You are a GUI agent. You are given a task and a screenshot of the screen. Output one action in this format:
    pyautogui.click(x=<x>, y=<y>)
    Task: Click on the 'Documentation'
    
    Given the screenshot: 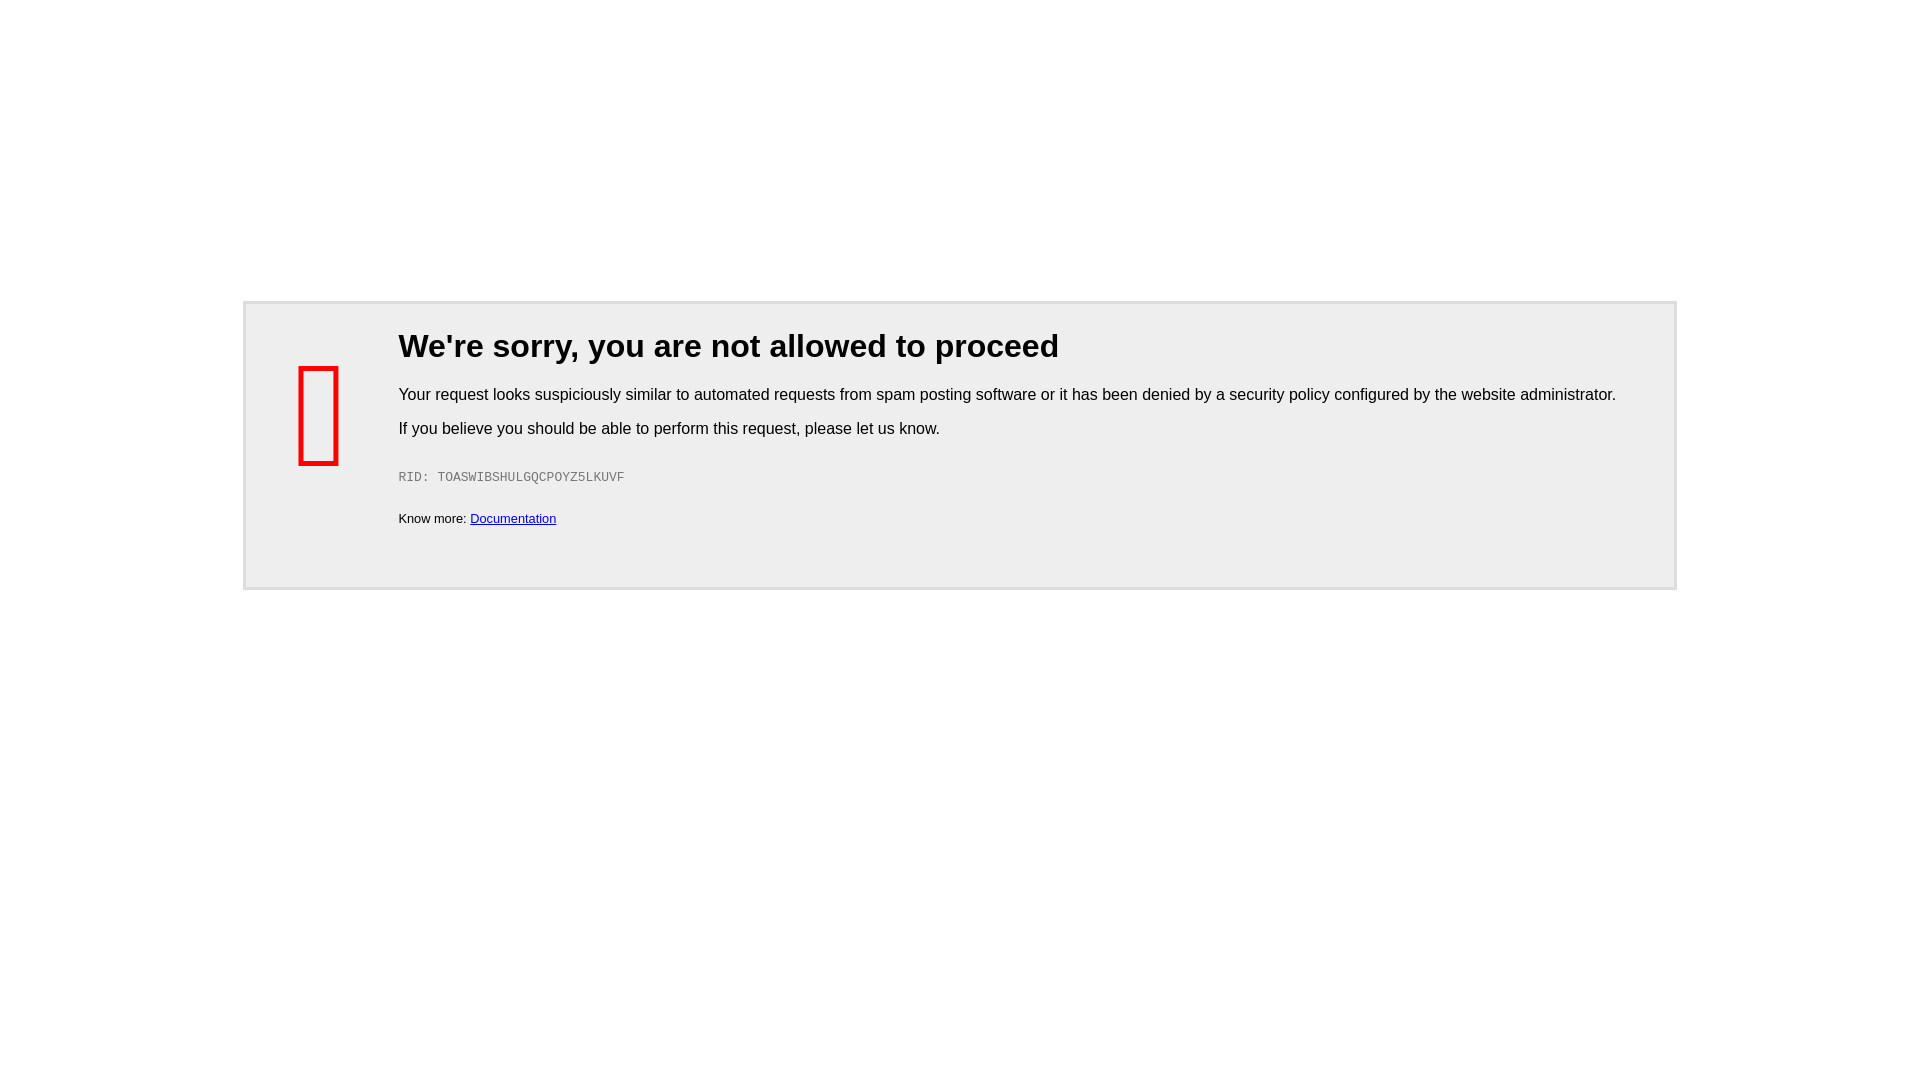 What is the action you would take?
    pyautogui.click(x=513, y=517)
    